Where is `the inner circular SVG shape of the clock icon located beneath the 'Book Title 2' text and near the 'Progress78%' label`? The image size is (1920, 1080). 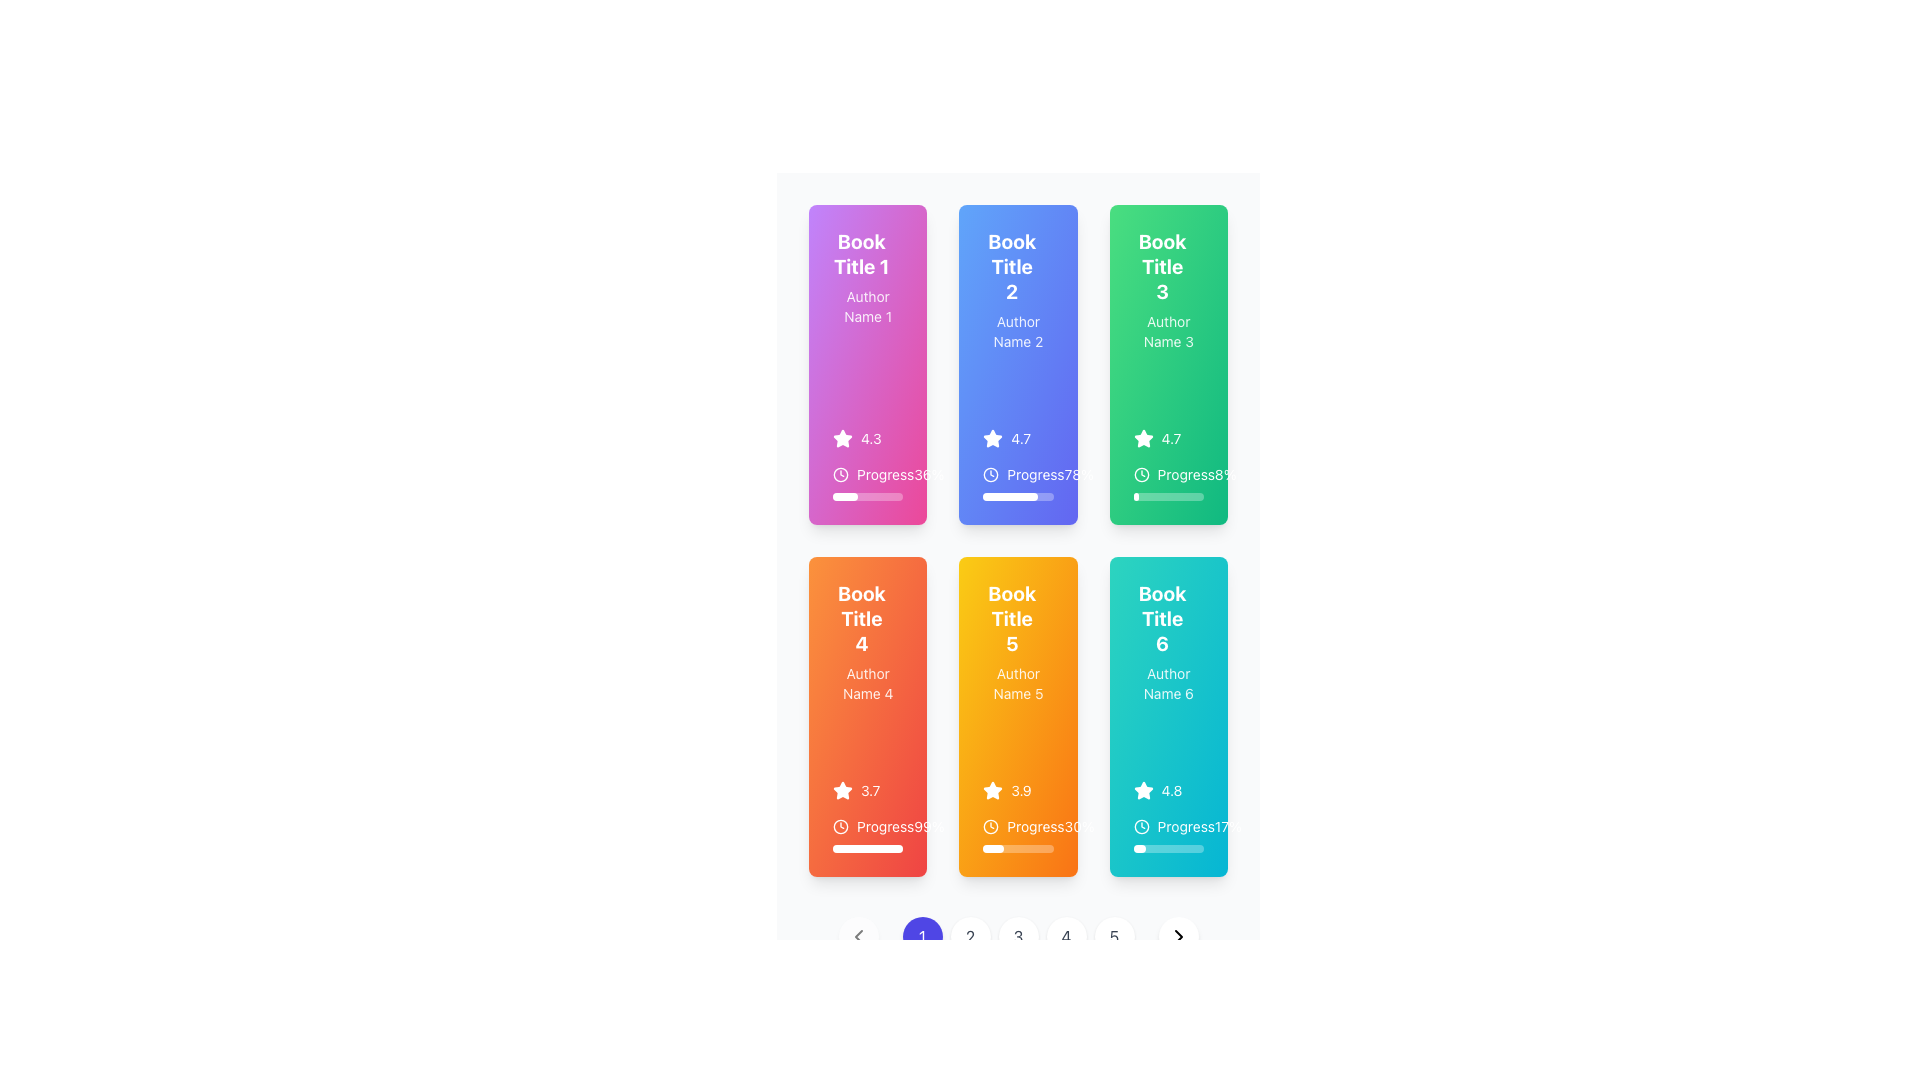
the inner circular SVG shape of the clock icon located beneath the 'Book Title 2' text and near the 'Progress78%' label is located at coordinates (991, 474).